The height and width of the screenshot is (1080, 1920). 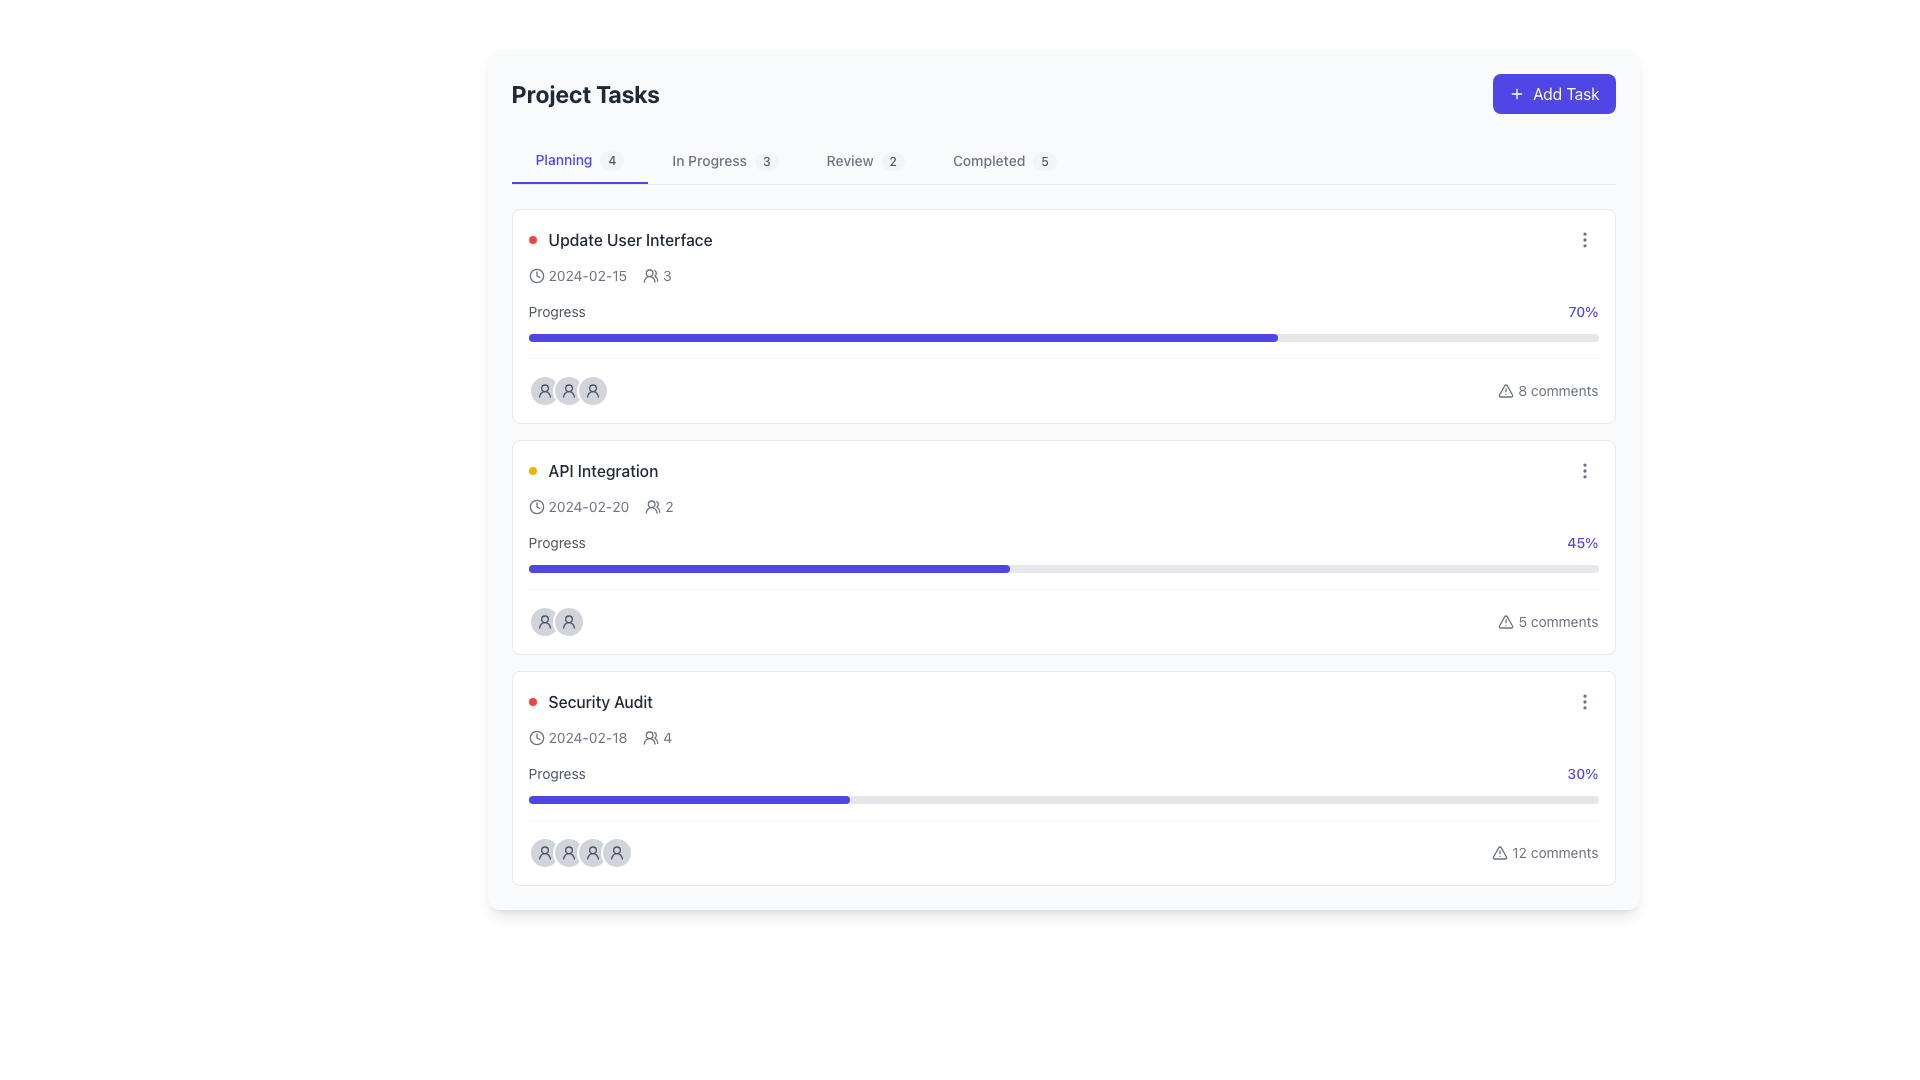 What do you see at coordinates (1062, 569) in the screenshot?
I see `the second horizontal progress bar with a gray background and indigo progress indicator located in the 'Progress' section, which shows '45% progress'` at bounding box center [1062, 569].